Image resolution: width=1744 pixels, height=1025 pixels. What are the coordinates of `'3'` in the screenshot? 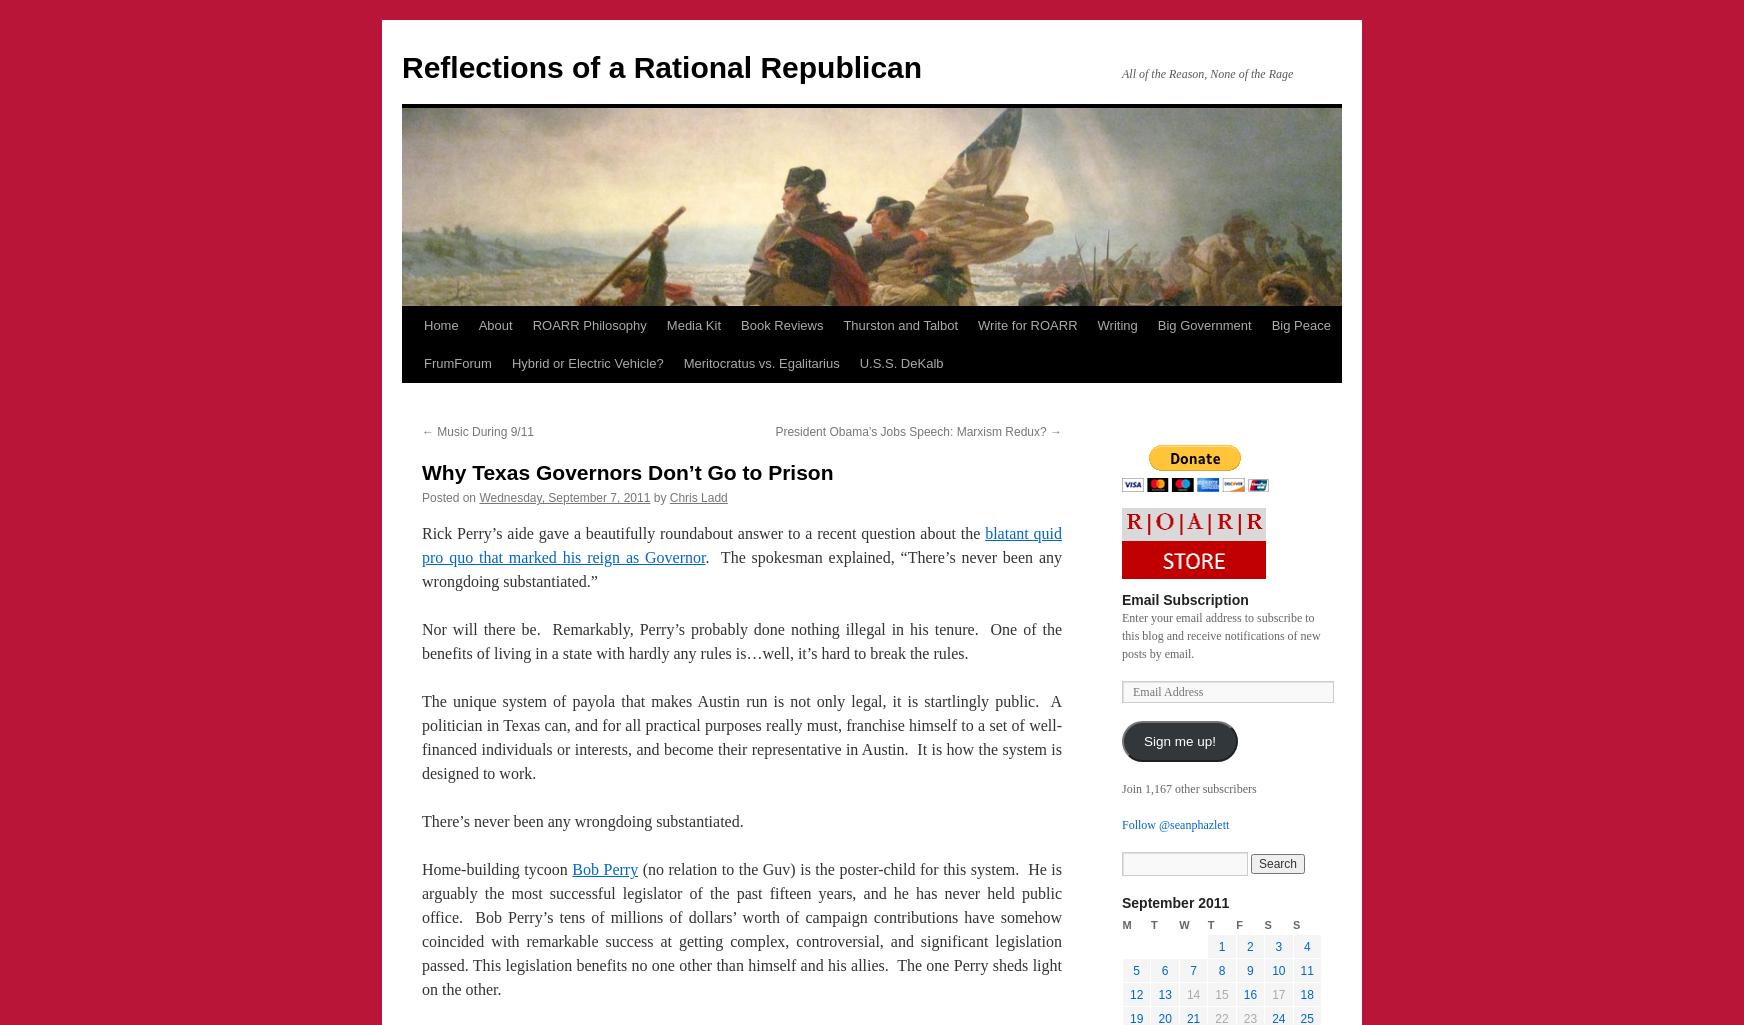 It's located at (1278, 946).